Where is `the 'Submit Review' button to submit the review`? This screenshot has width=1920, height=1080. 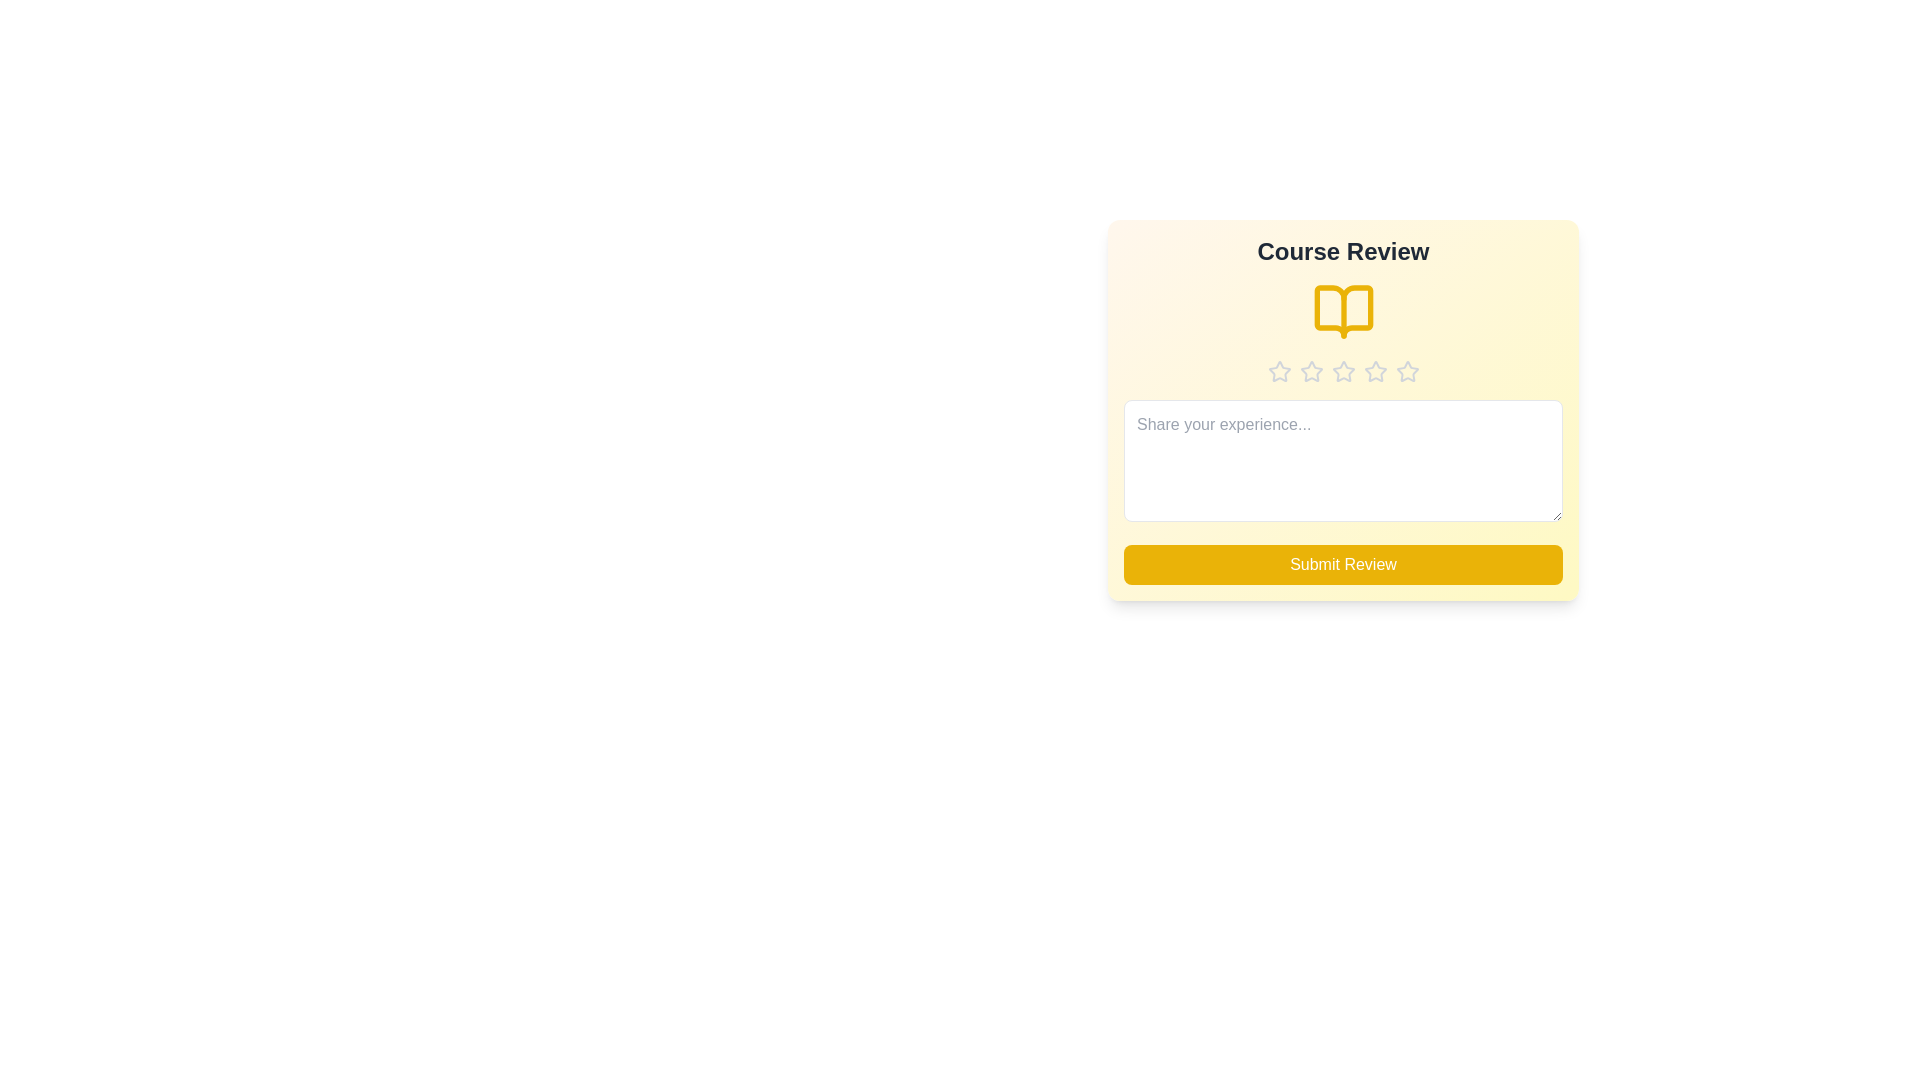 the 'Submit Review' button to submit the review is located at coordinates (1343, 564).